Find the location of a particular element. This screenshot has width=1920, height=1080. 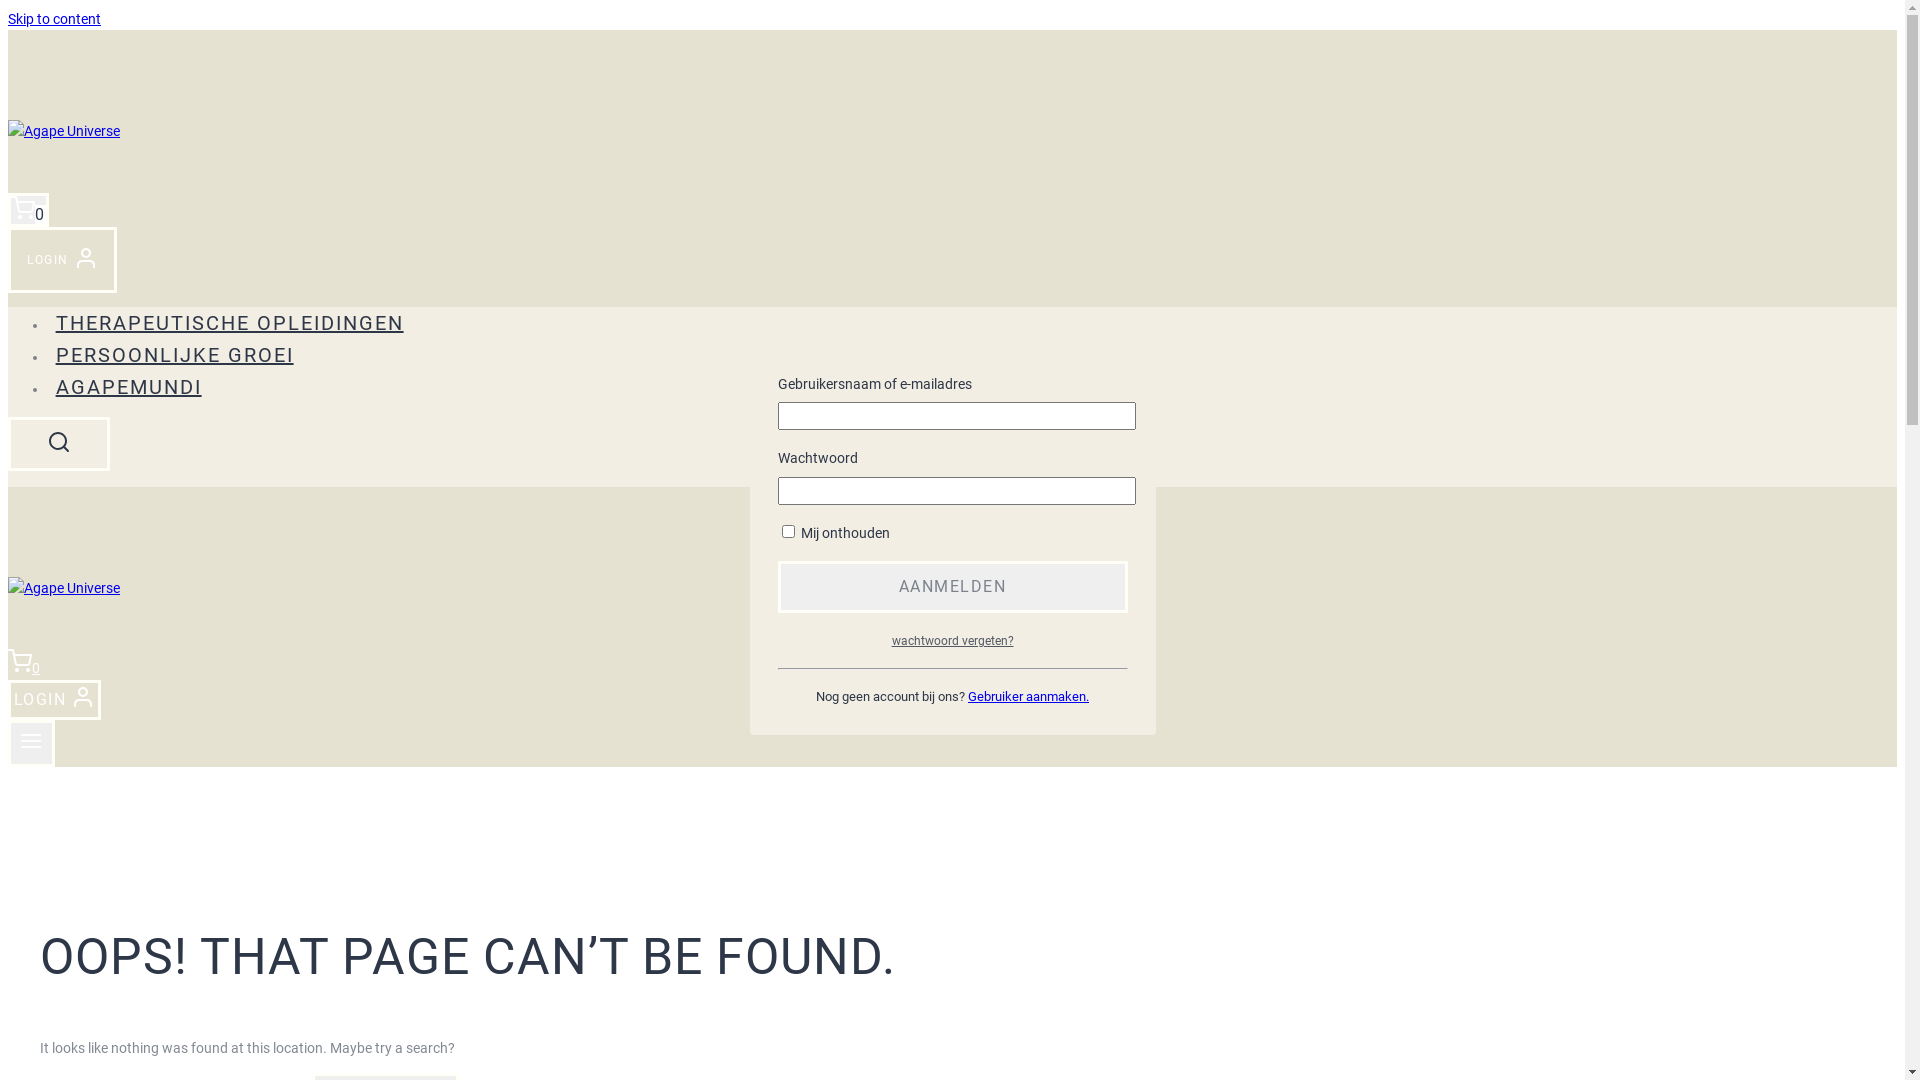

'PERSOONLIJKE GROEI' is located at coordinates (174, 353).